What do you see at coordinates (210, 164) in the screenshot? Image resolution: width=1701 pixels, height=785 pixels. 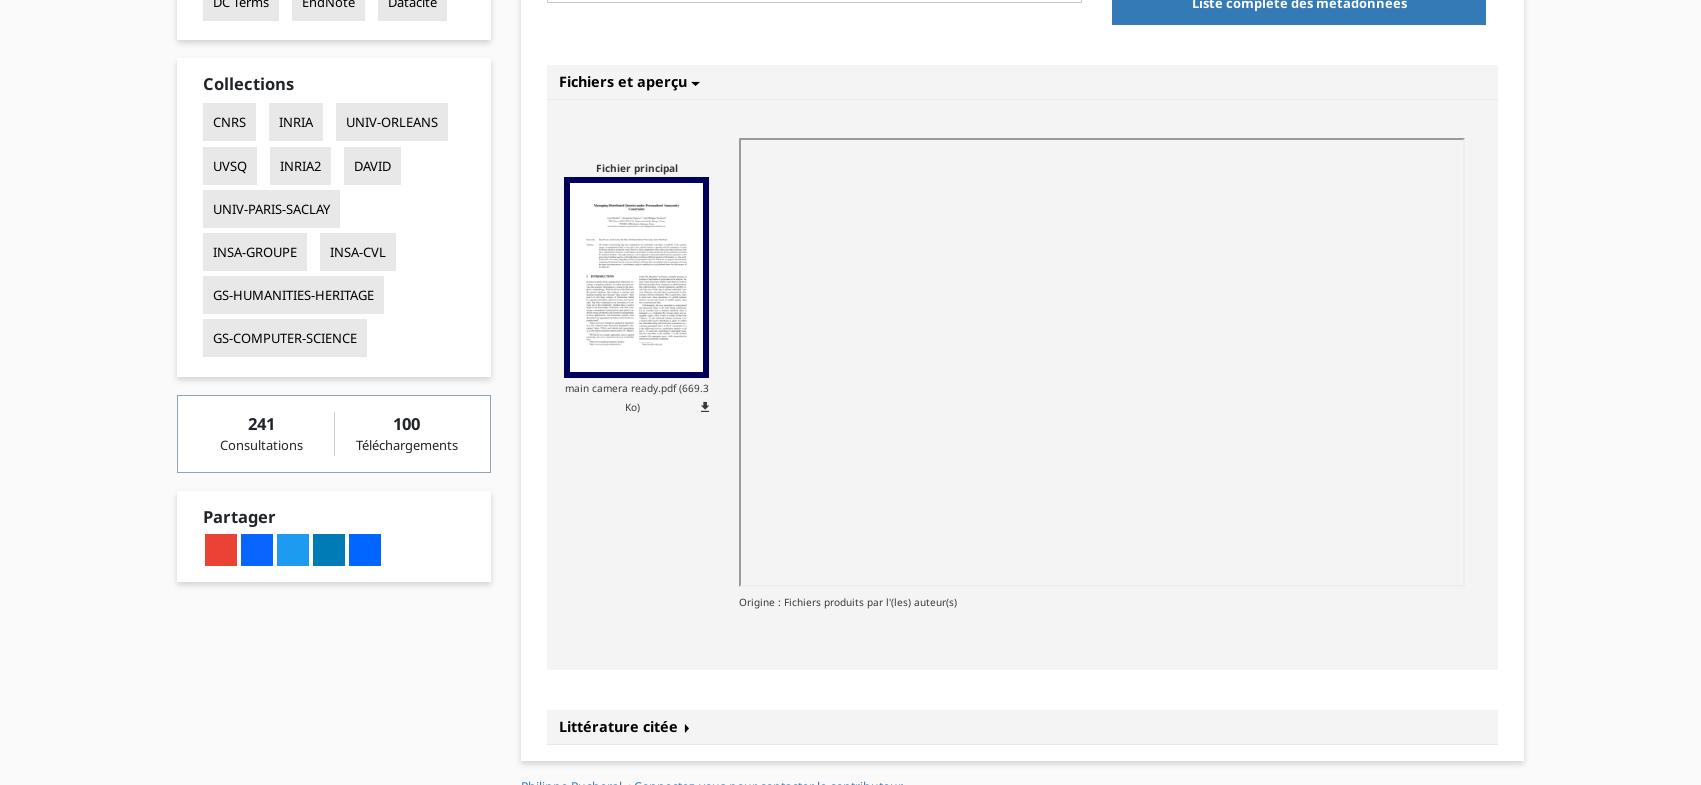 I see `'UVSQ'` at bounding box center [210, 164].